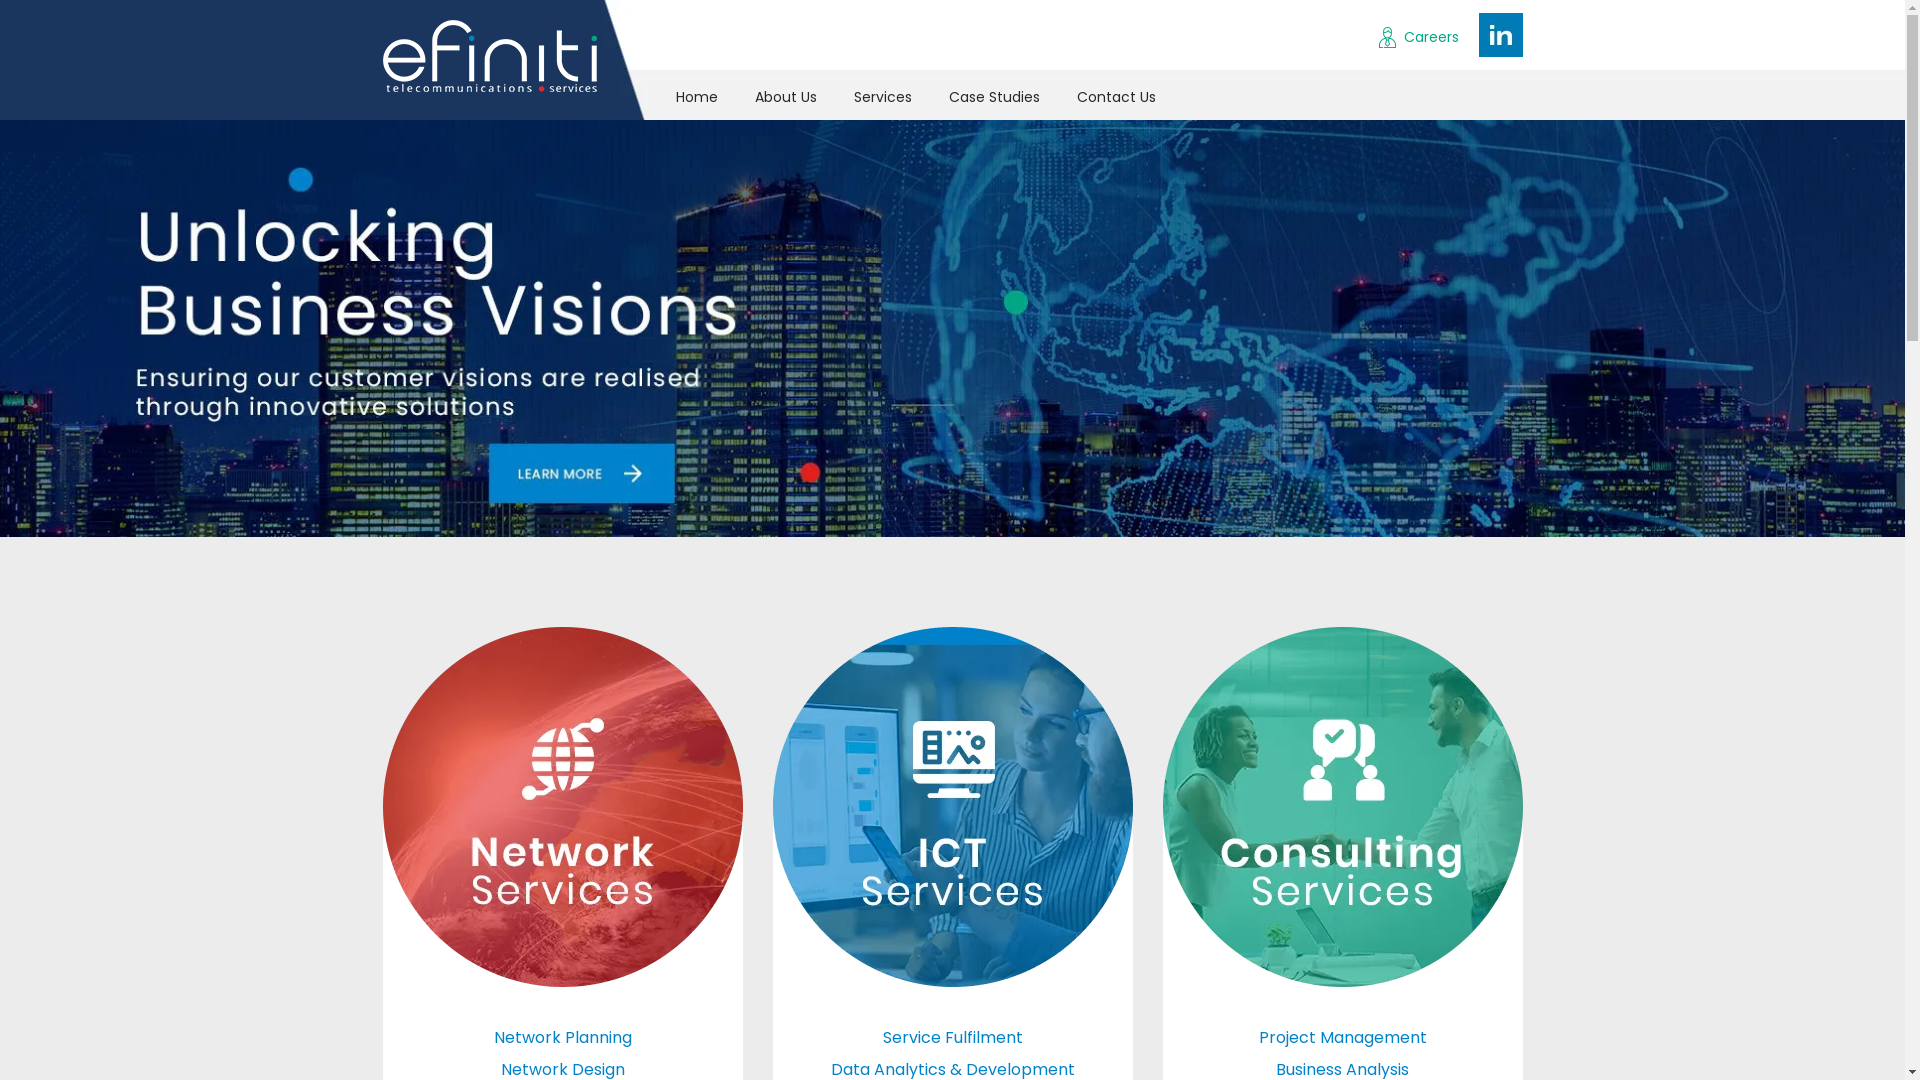 This screenshot has width=1920, height=1080. Describe the element at coordinates (950, 1036) in the screenshot. I see `'Service Fulfilment'` at that location.